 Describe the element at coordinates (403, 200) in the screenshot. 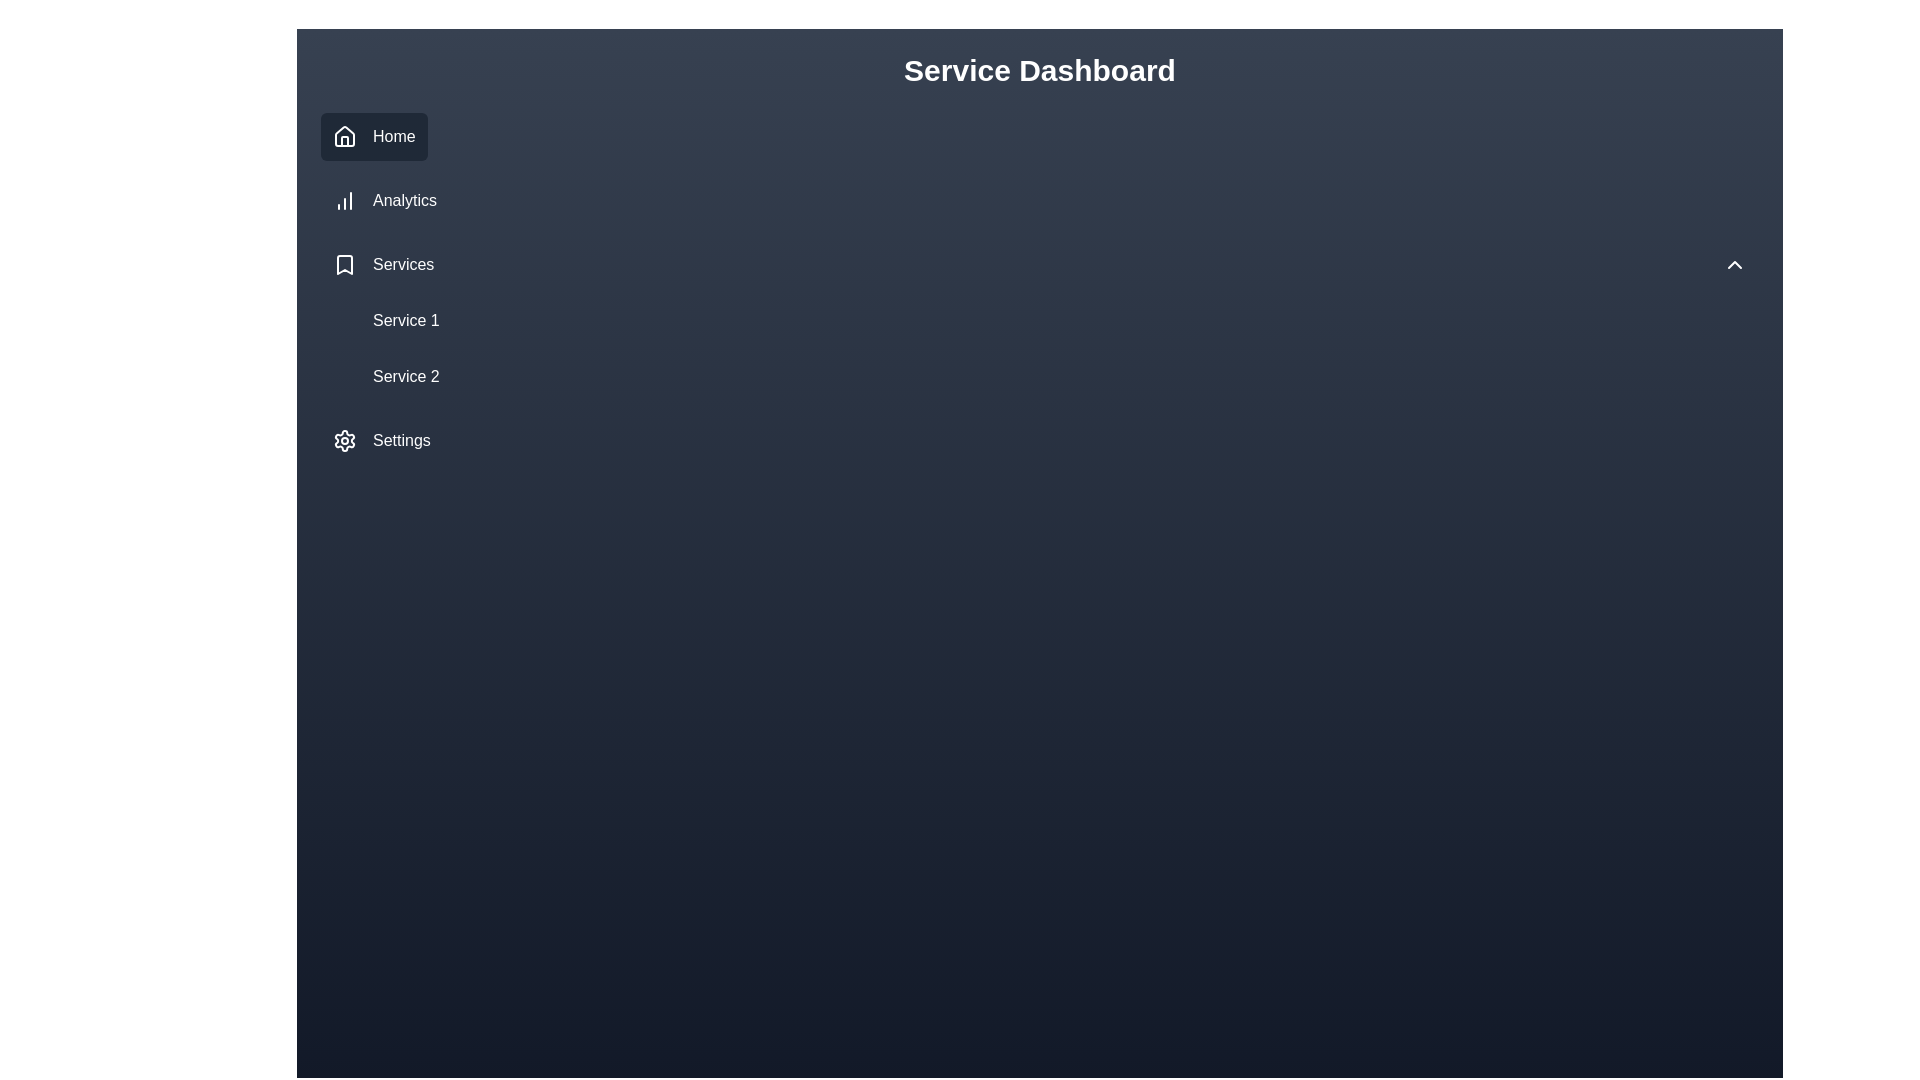

I see `the Text label in the left sidebar navigation menu, which is the second entry beneath the 'Home' item` at that location.